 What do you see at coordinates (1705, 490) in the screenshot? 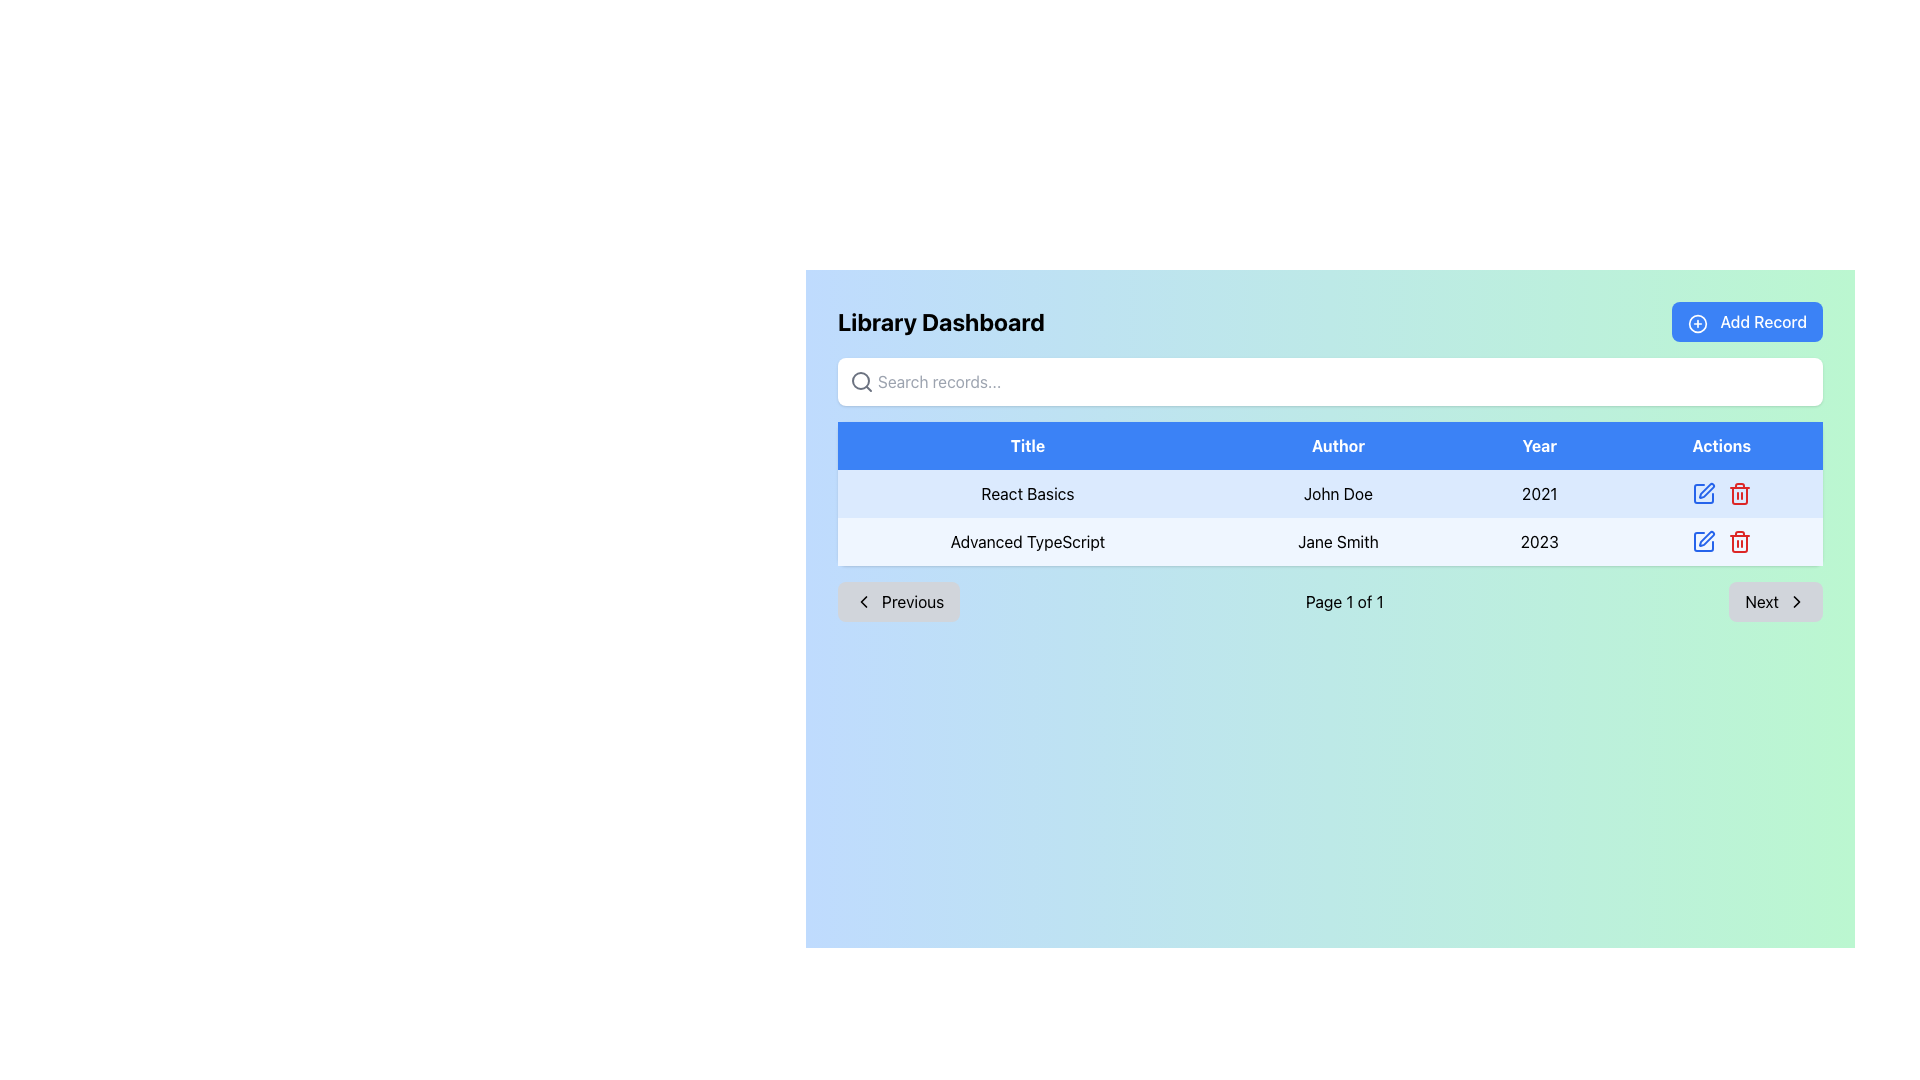
I see `the edit icon in the Actions column of the second row to initiate editing for the corresponding record under 'Advanced TypeScript'` at bounding box center [1705, 490].